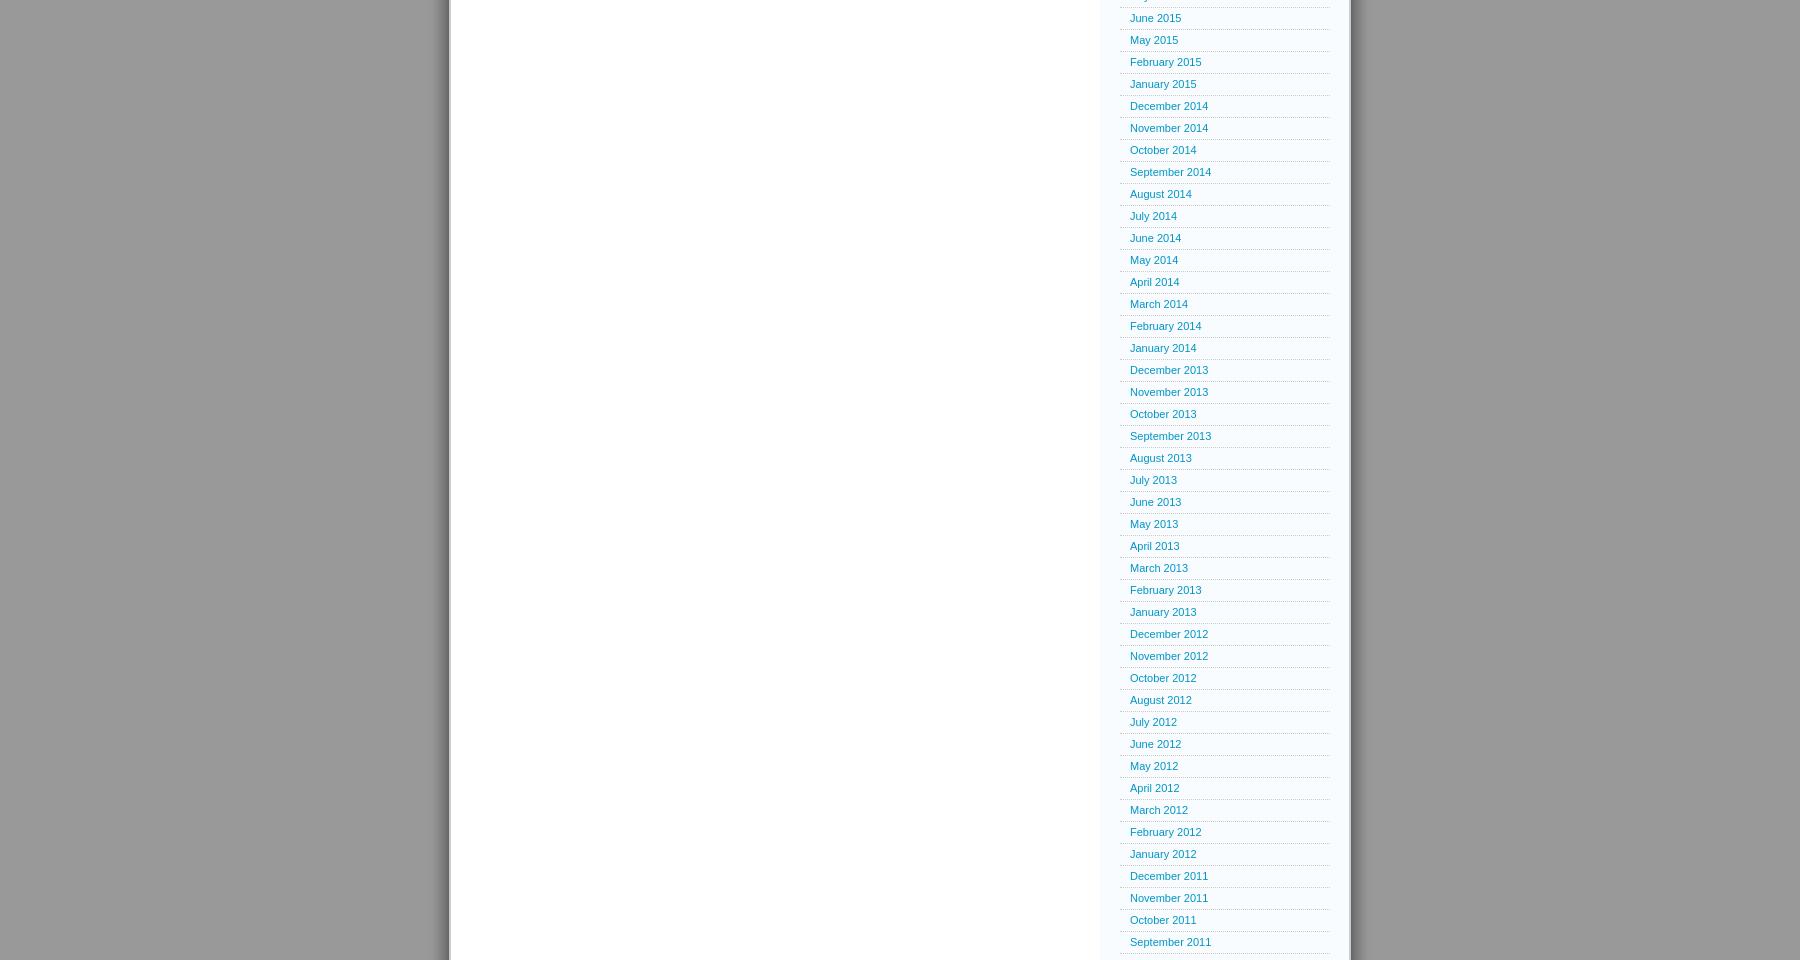  What do you see at coordinates (1167, 390) in the screenshot?
I see `'November 2013'` at bounding box center [1167, 390].